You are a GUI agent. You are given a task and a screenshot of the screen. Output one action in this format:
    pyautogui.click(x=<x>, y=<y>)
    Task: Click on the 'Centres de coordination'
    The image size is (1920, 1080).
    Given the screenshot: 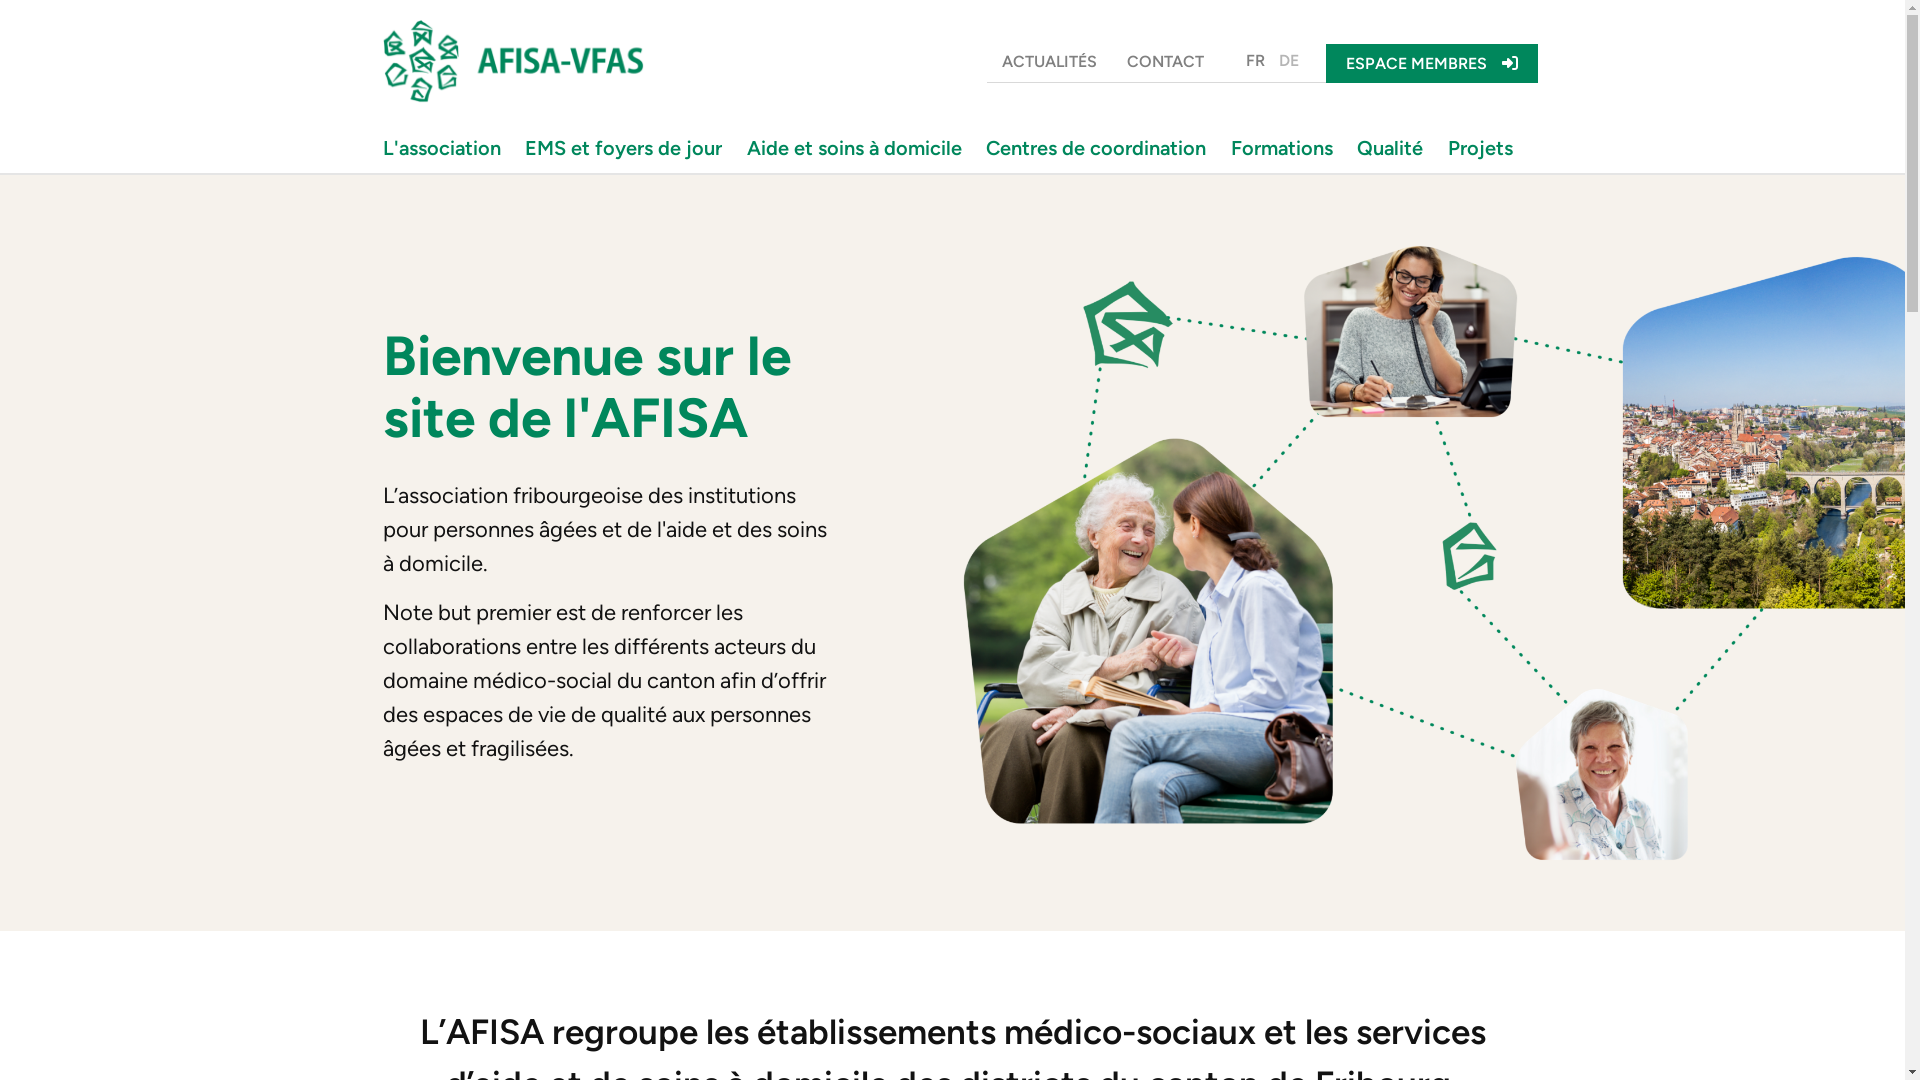 What is the action you would take?
    pyautogui.click(x=1099, y=146)
    